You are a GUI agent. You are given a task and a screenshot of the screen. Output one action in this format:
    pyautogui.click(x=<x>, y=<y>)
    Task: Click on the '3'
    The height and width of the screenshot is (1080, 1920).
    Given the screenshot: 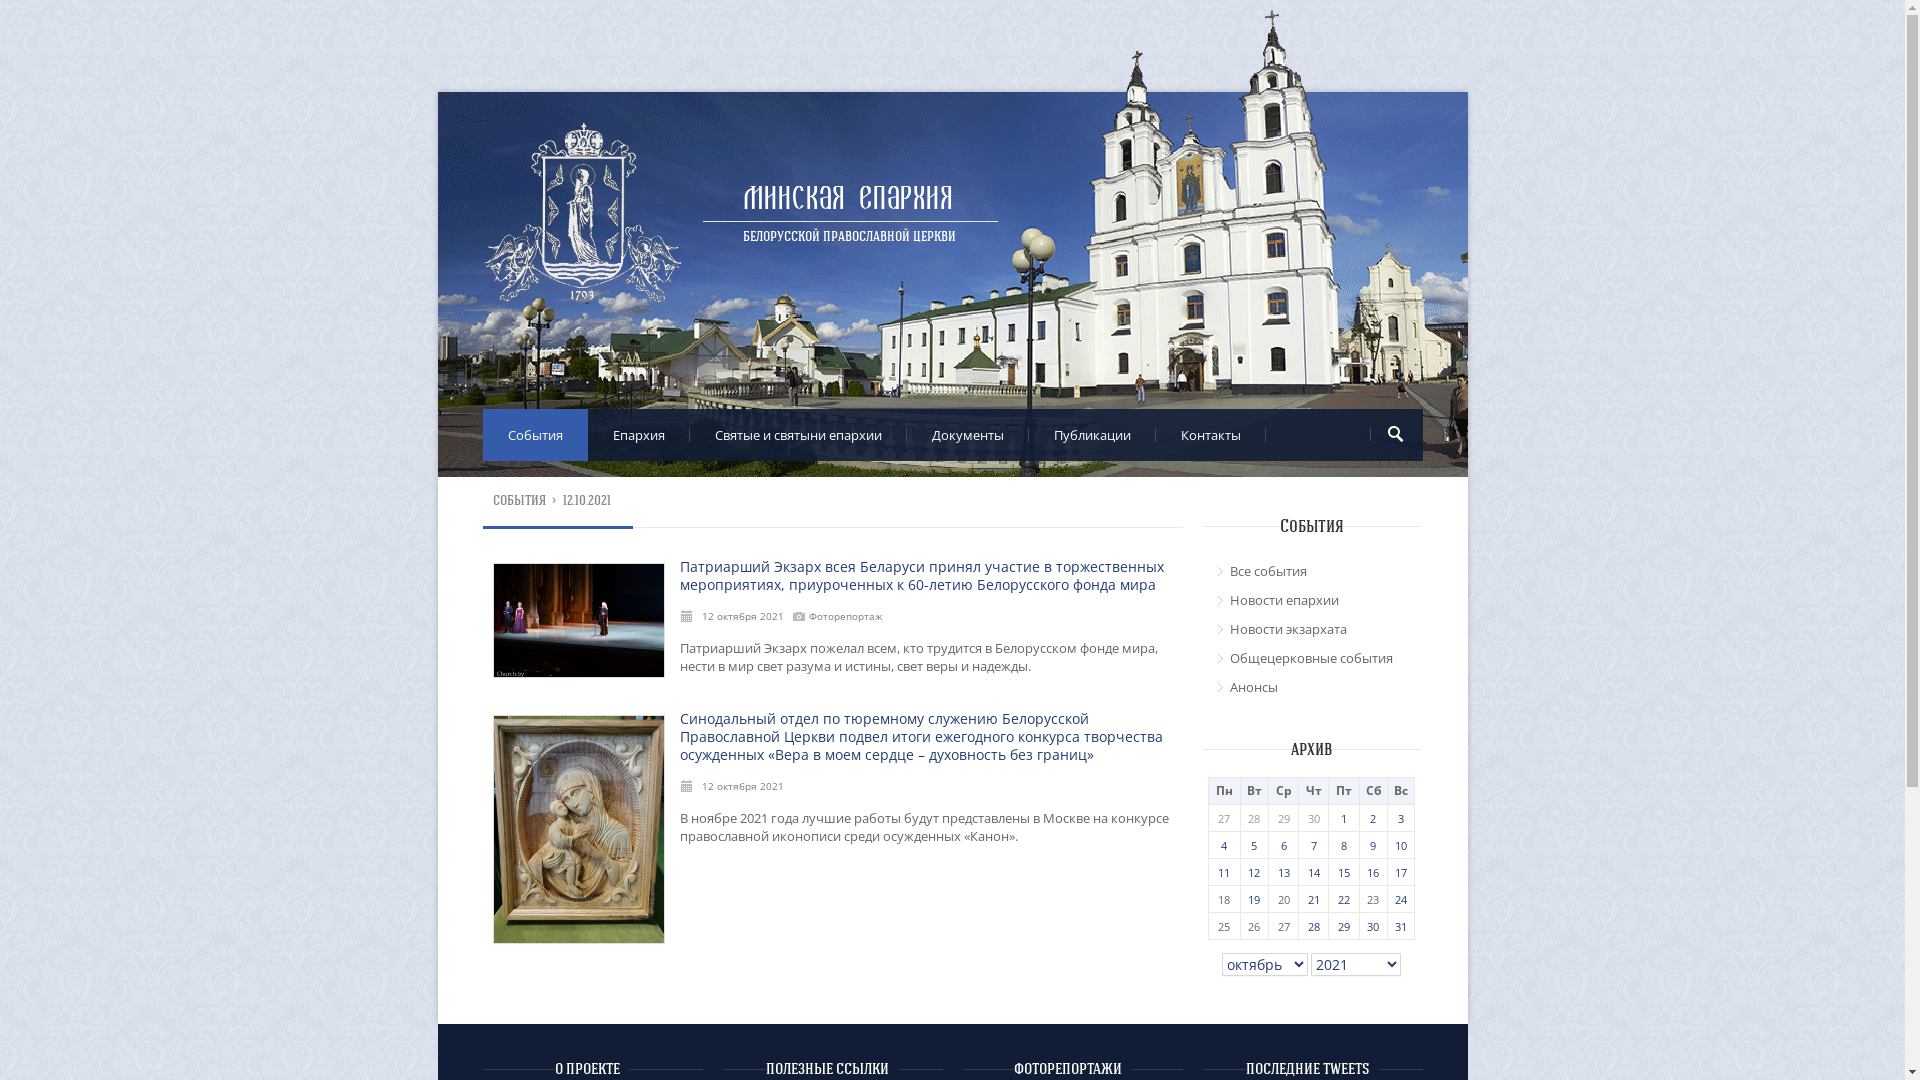 What is the action you would take?
    pyautogui.click(x=1400, y=817)
    